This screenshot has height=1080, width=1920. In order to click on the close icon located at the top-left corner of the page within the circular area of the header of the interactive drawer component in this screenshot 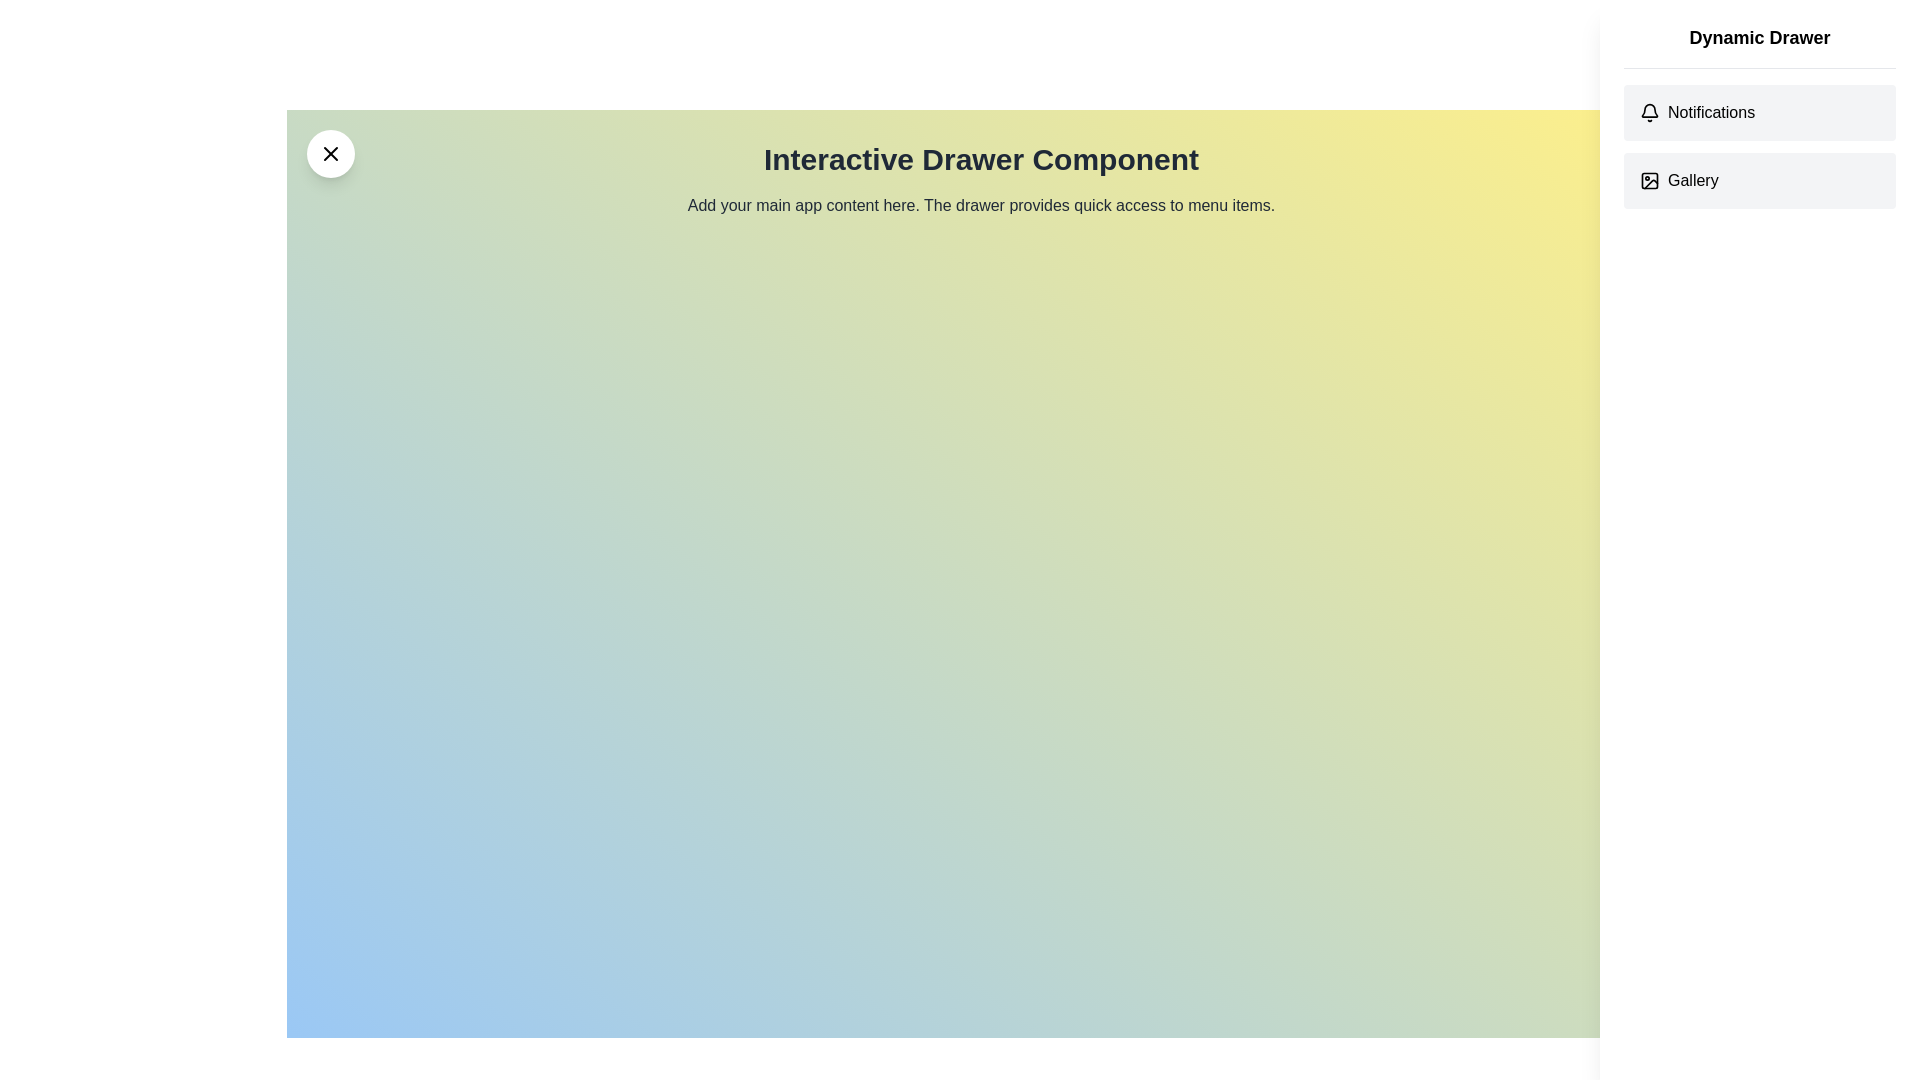, I will do `click(331, 153)`.